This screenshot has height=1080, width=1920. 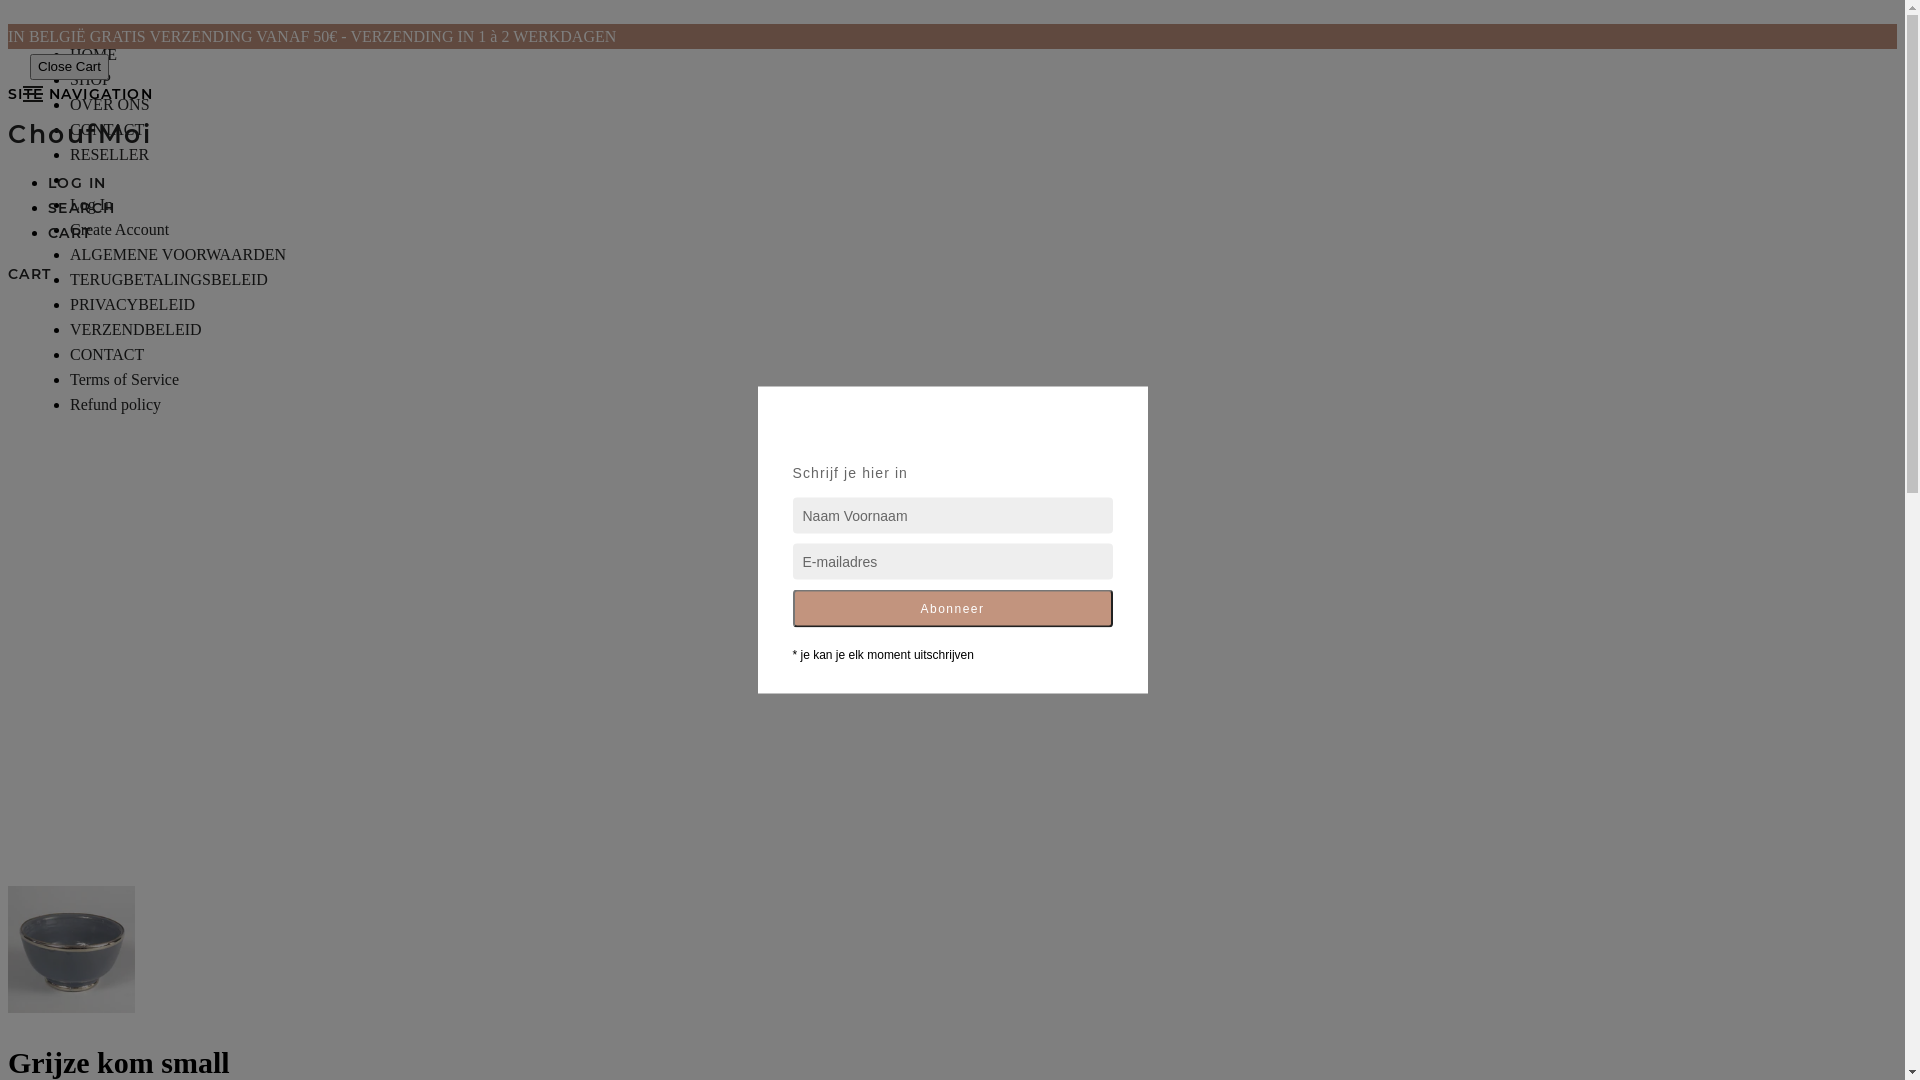 I want to click on 'ALGEMENE VOORWAARDEN', so click(x=177, y=253).